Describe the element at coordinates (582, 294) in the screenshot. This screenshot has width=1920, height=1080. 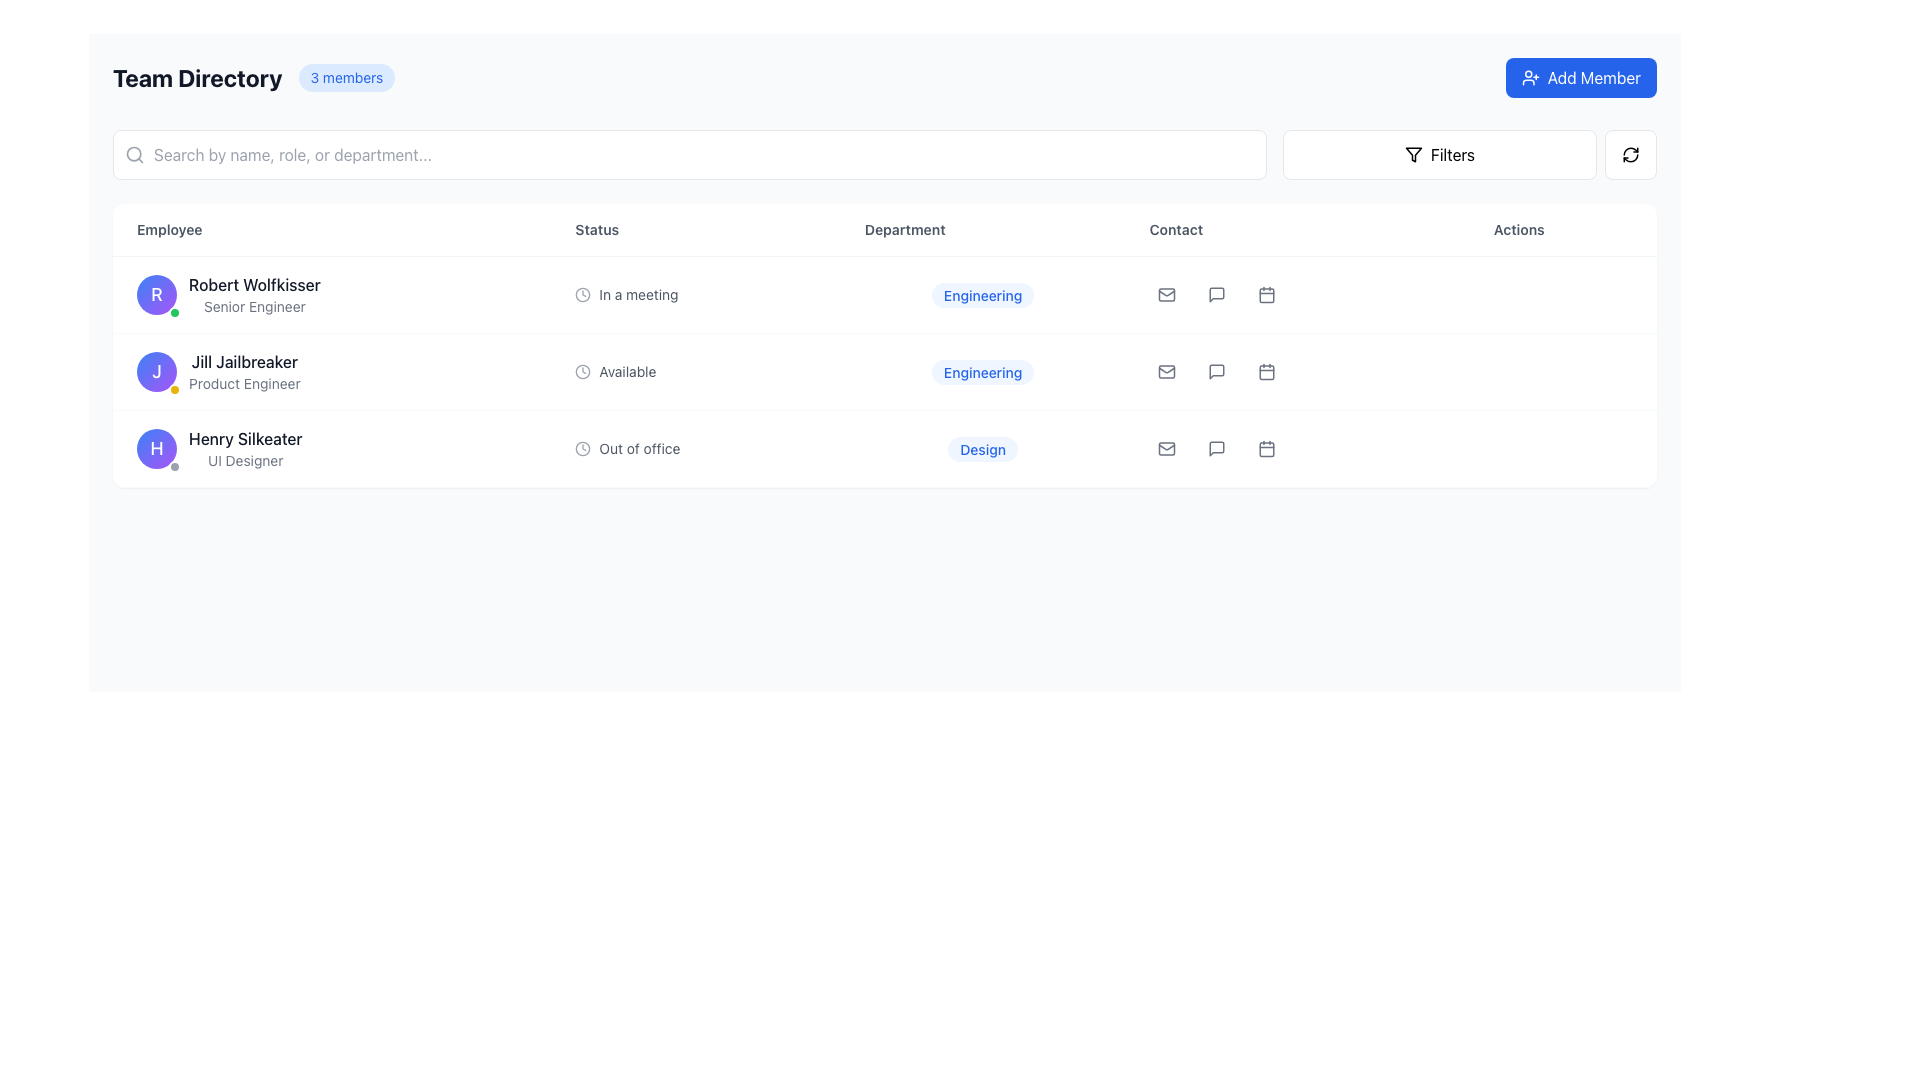
I see `the circular graphic icon resembling a clock in the 'Status' column of the first row, adjacent to the text 'In a meeting' for employee 'Robert Wolfkisser'` at that location.